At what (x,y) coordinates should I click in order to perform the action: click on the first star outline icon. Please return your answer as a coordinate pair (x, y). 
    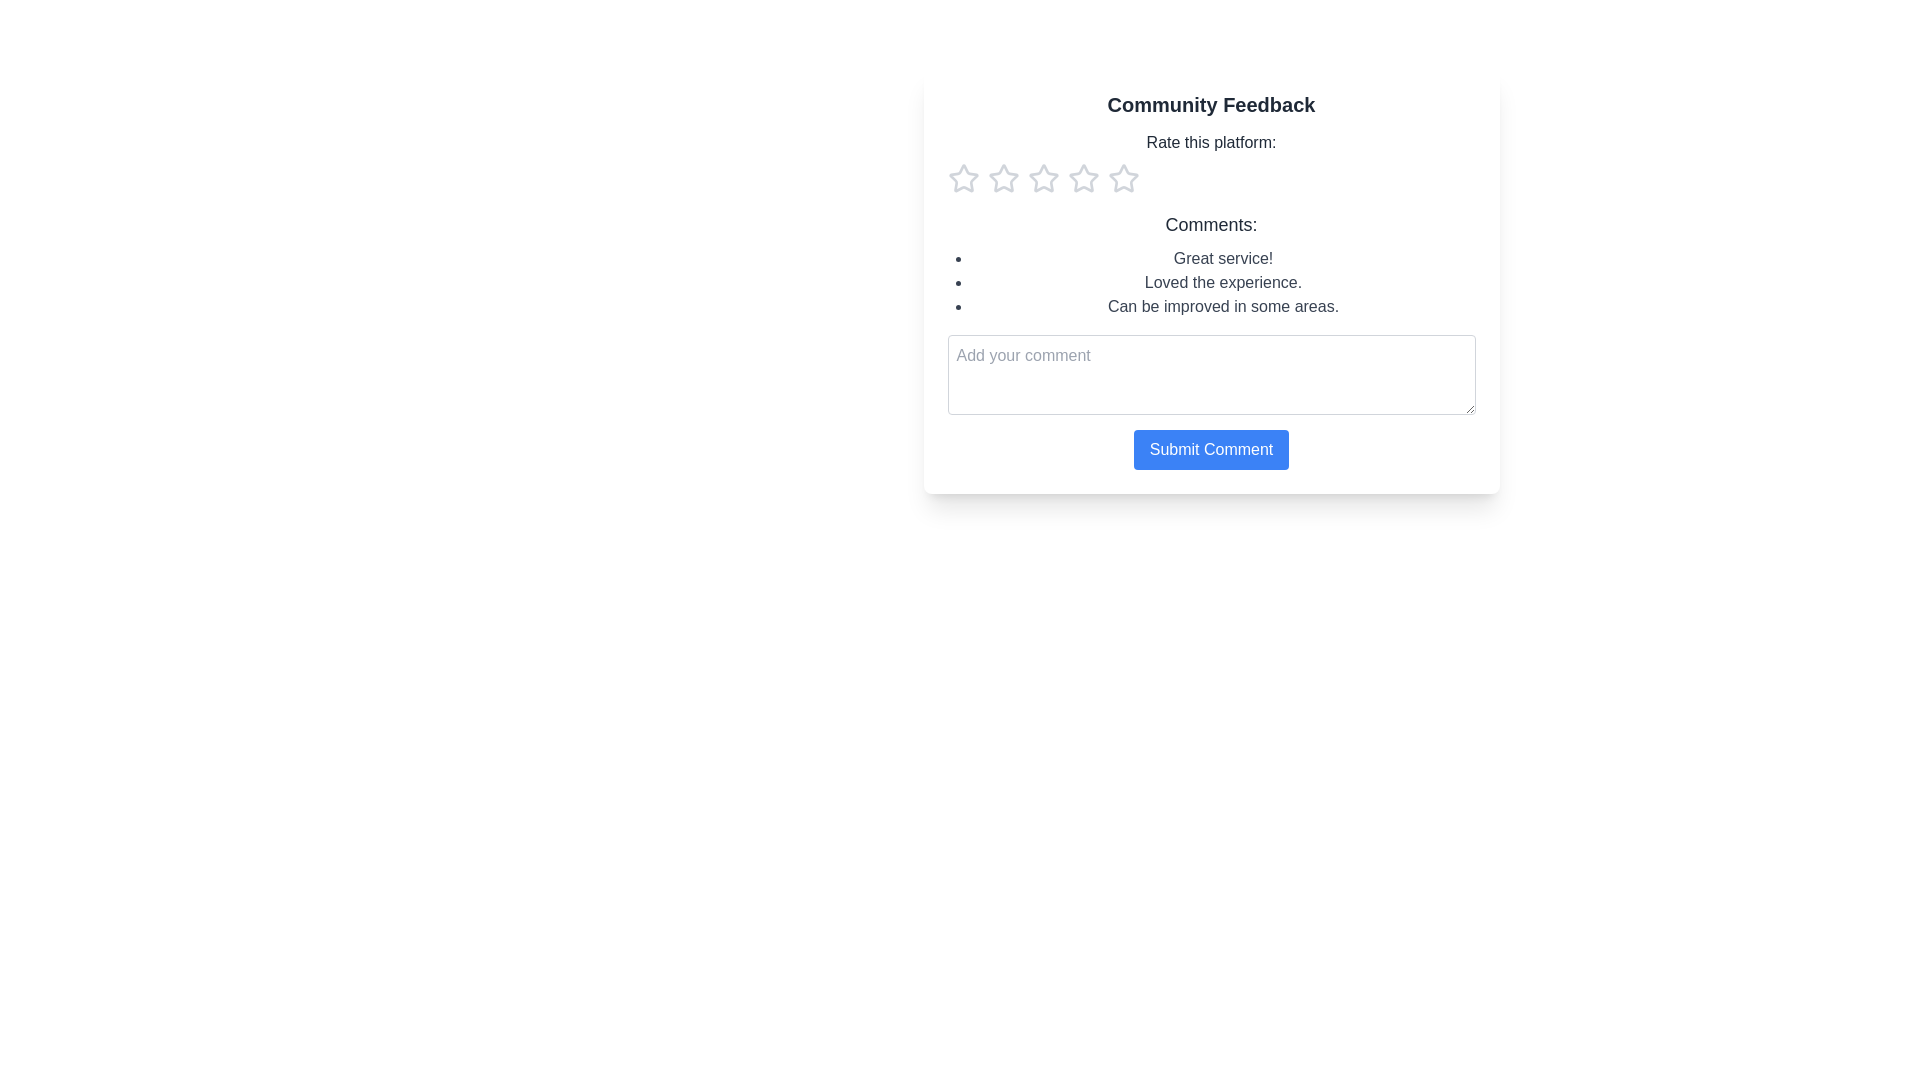
    Looking at the image, I should click on (1003, 177).